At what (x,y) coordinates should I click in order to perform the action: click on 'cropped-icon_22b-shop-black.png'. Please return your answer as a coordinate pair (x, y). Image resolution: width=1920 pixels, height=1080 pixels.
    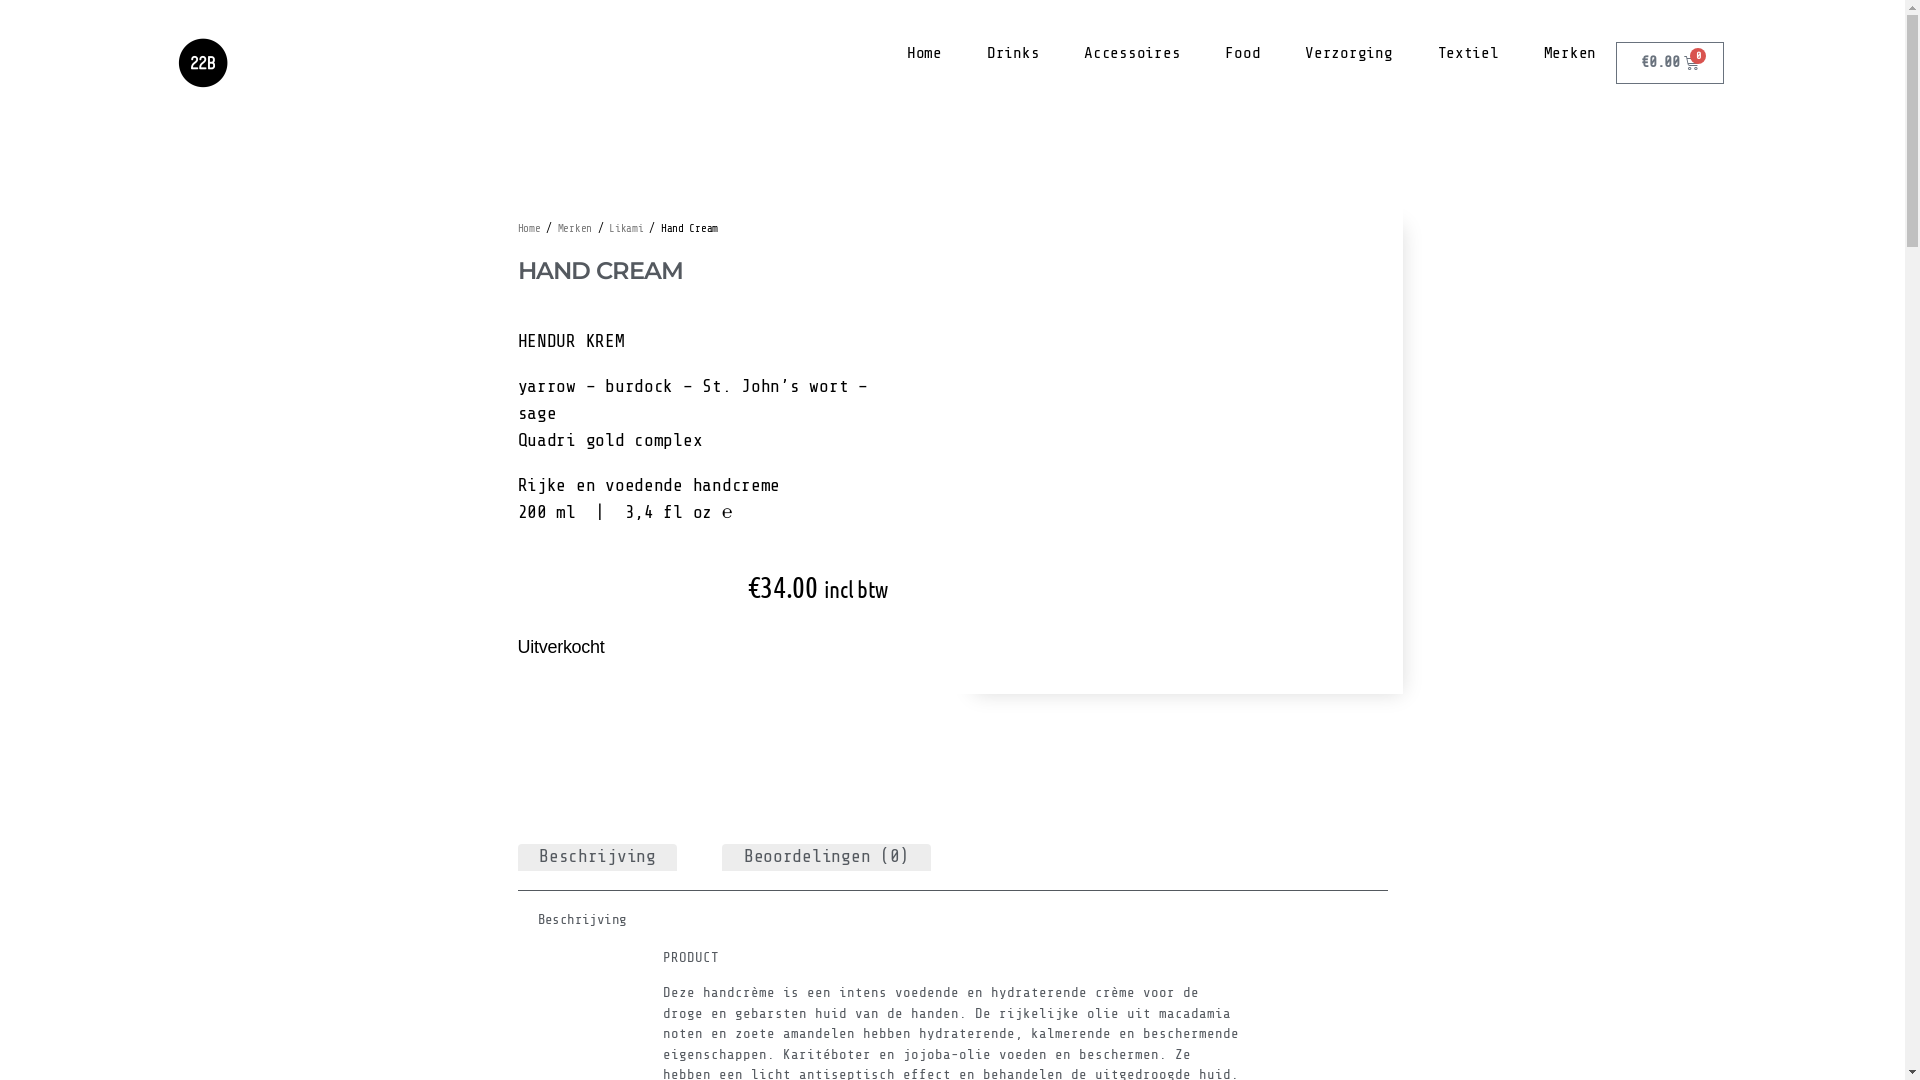
    Looking at the image, I should click on (202, 61).